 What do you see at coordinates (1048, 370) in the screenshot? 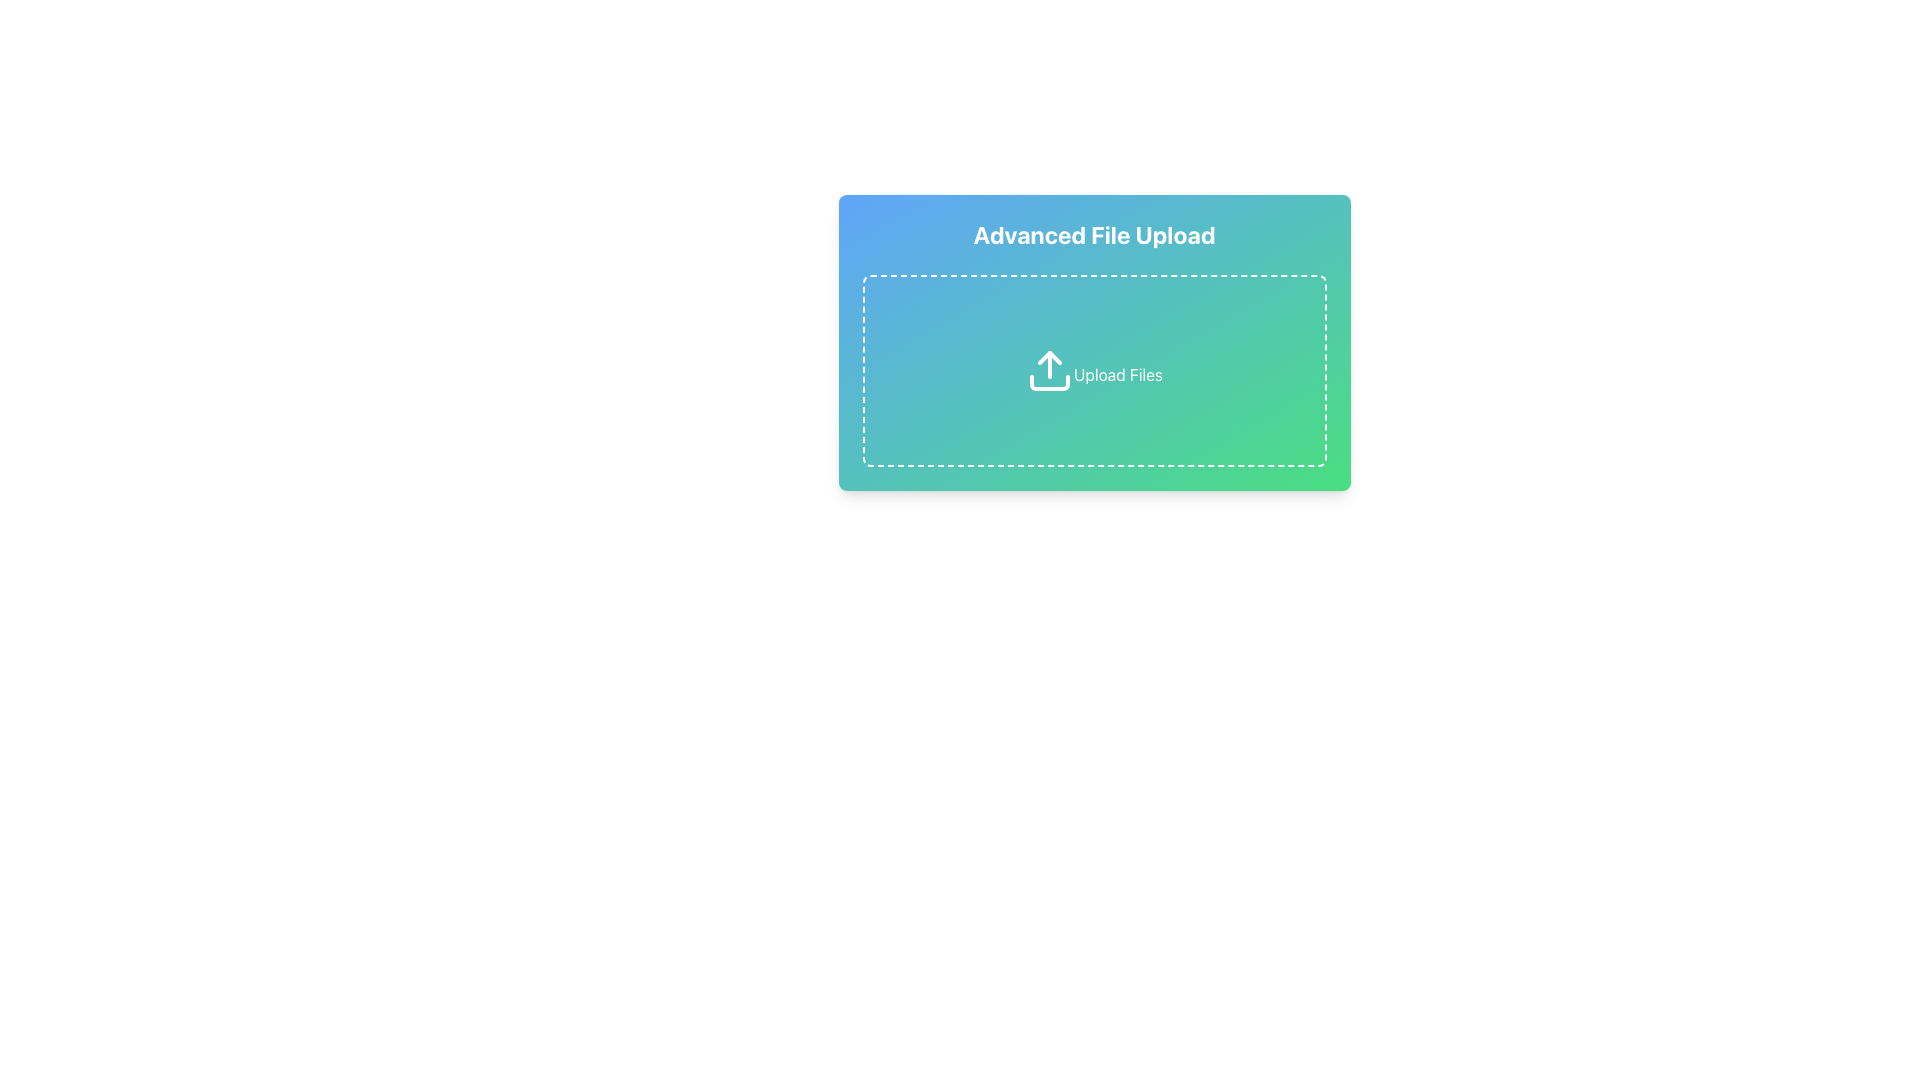
I see `the upload icon located centrally within the dashed border area of the 'Advanced File Upload' card to initiate the file upload process` at bounding box center [1048, 370].